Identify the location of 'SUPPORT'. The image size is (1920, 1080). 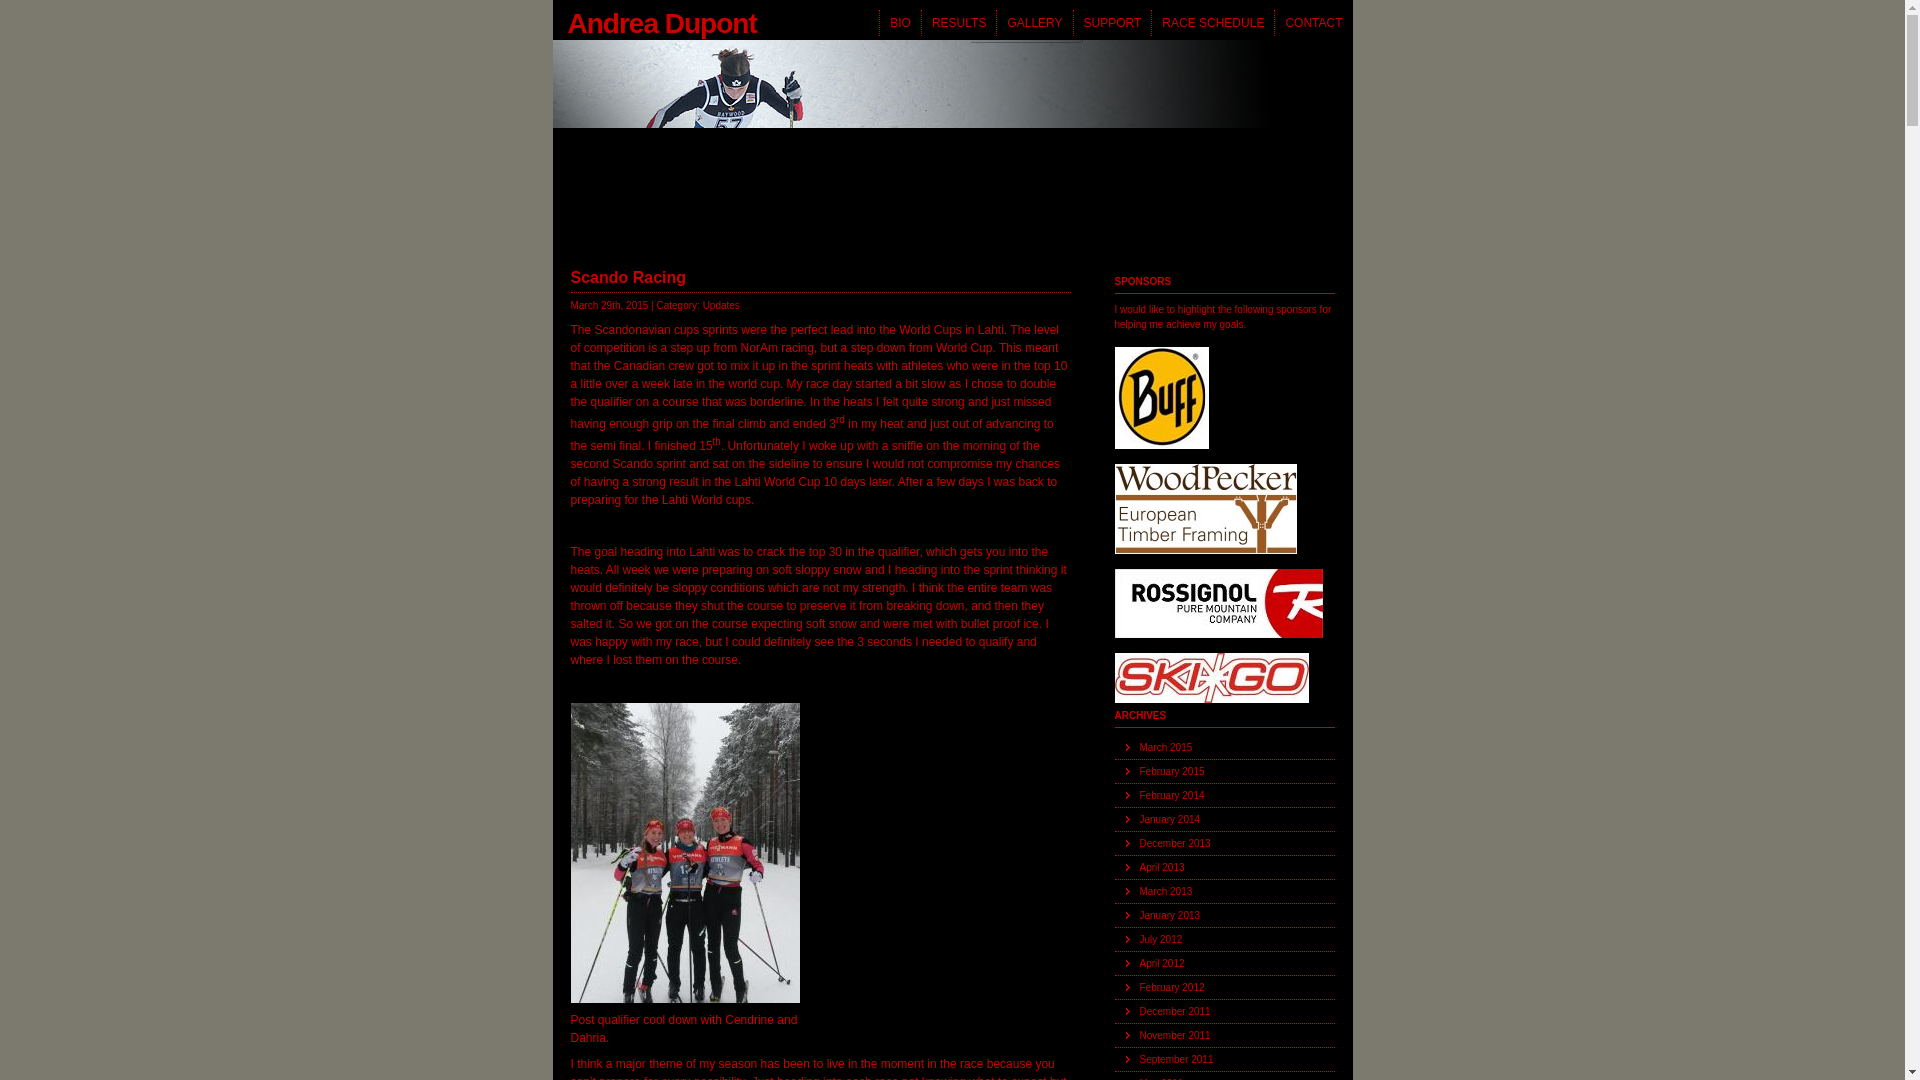
(1111, 23).